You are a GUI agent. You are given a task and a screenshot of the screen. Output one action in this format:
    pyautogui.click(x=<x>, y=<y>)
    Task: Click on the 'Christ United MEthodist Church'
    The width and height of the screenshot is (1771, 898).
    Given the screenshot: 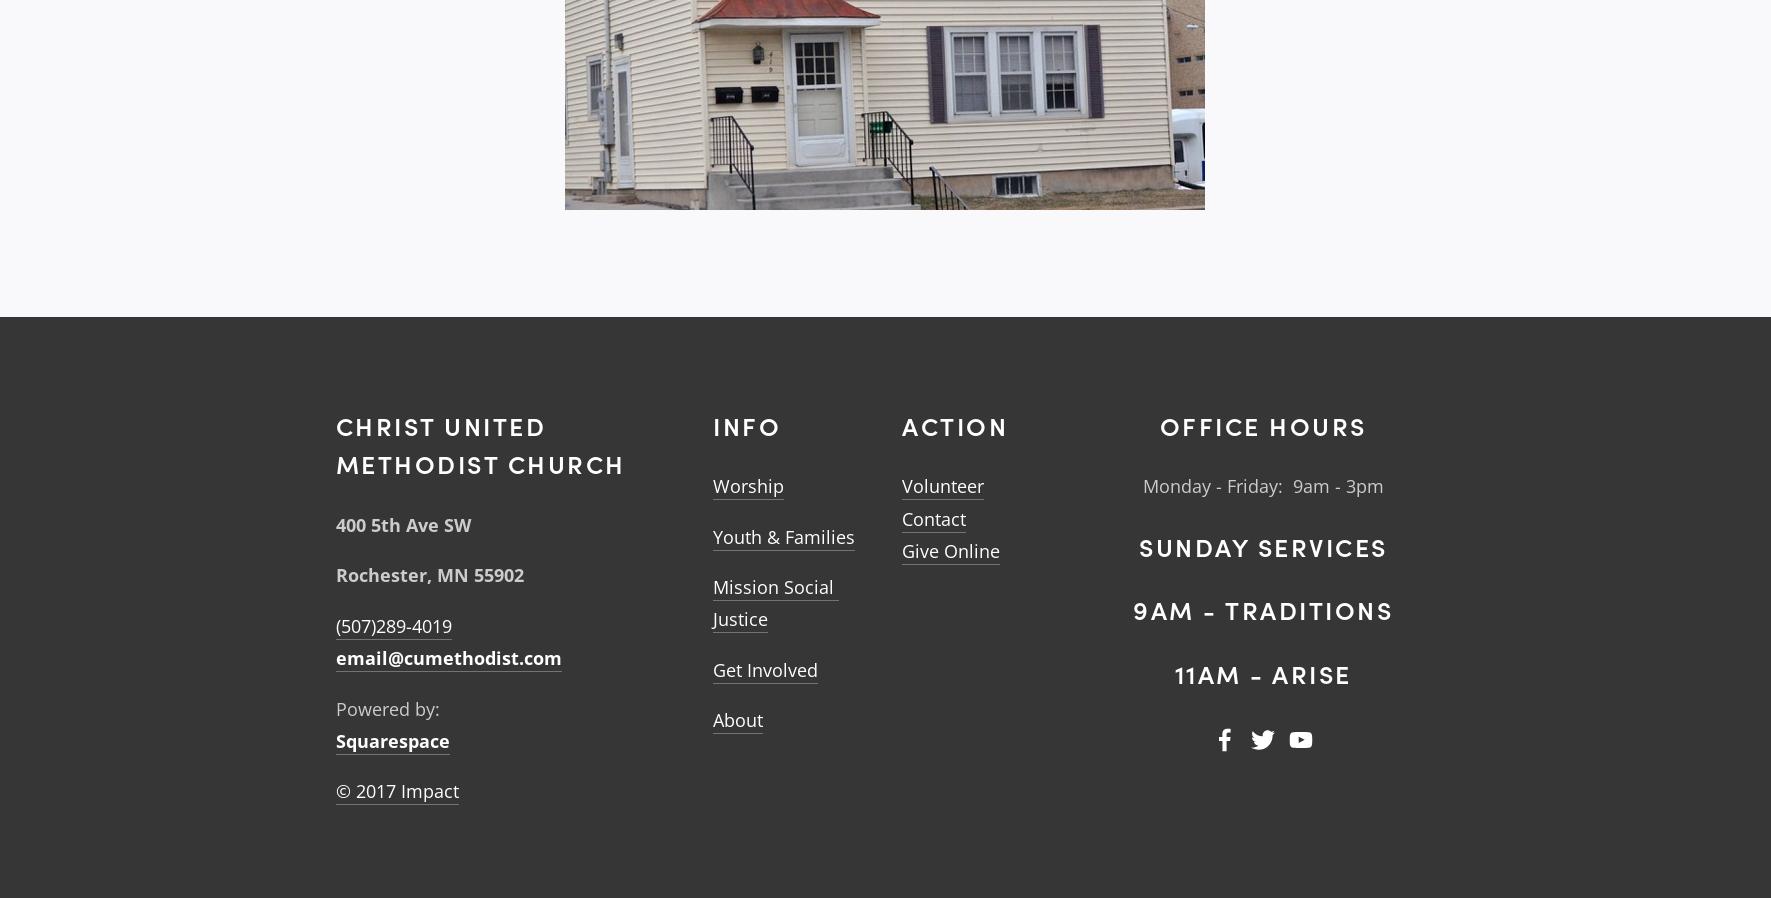 What is the action you would take?
    pyautogui.click(x=479, y=443)
    